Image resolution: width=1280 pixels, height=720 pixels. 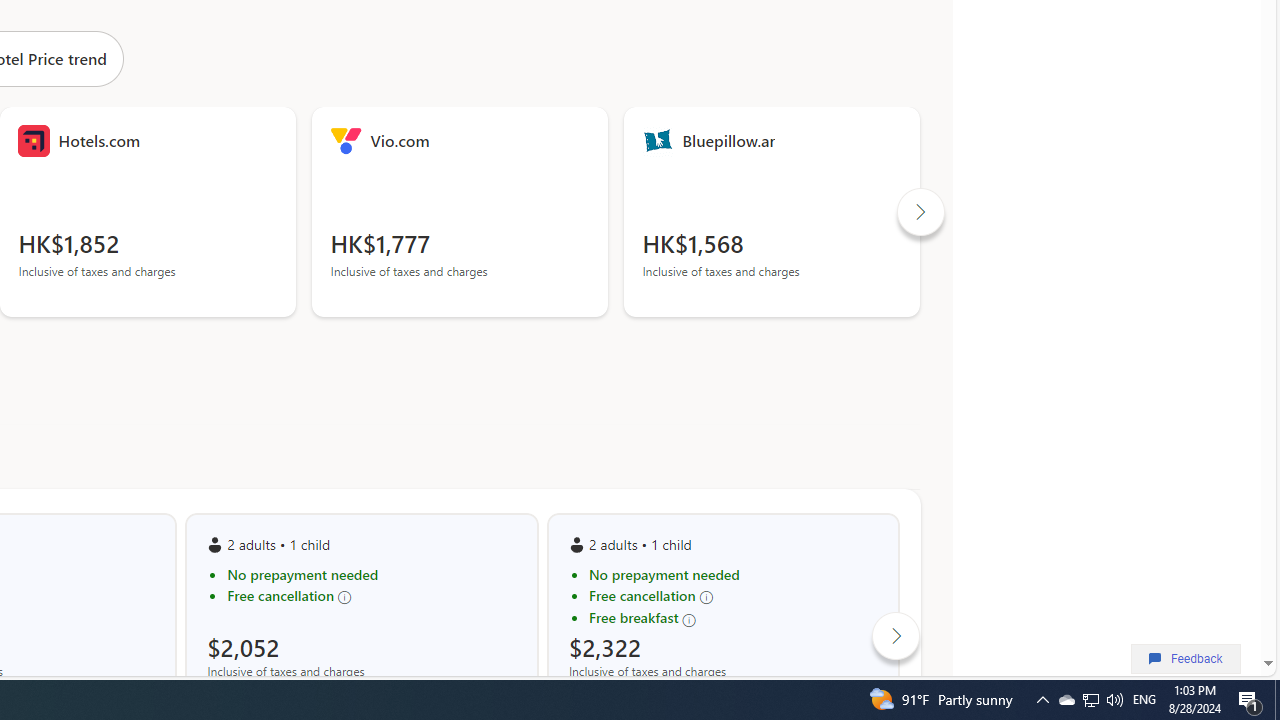 What do you see at coordinates (459, 212) in the screenshot?
I see `'Vendor Logo Vio.com HK$1,777 Inclusive of taxes and charges'` at bounding box center [459, 212].